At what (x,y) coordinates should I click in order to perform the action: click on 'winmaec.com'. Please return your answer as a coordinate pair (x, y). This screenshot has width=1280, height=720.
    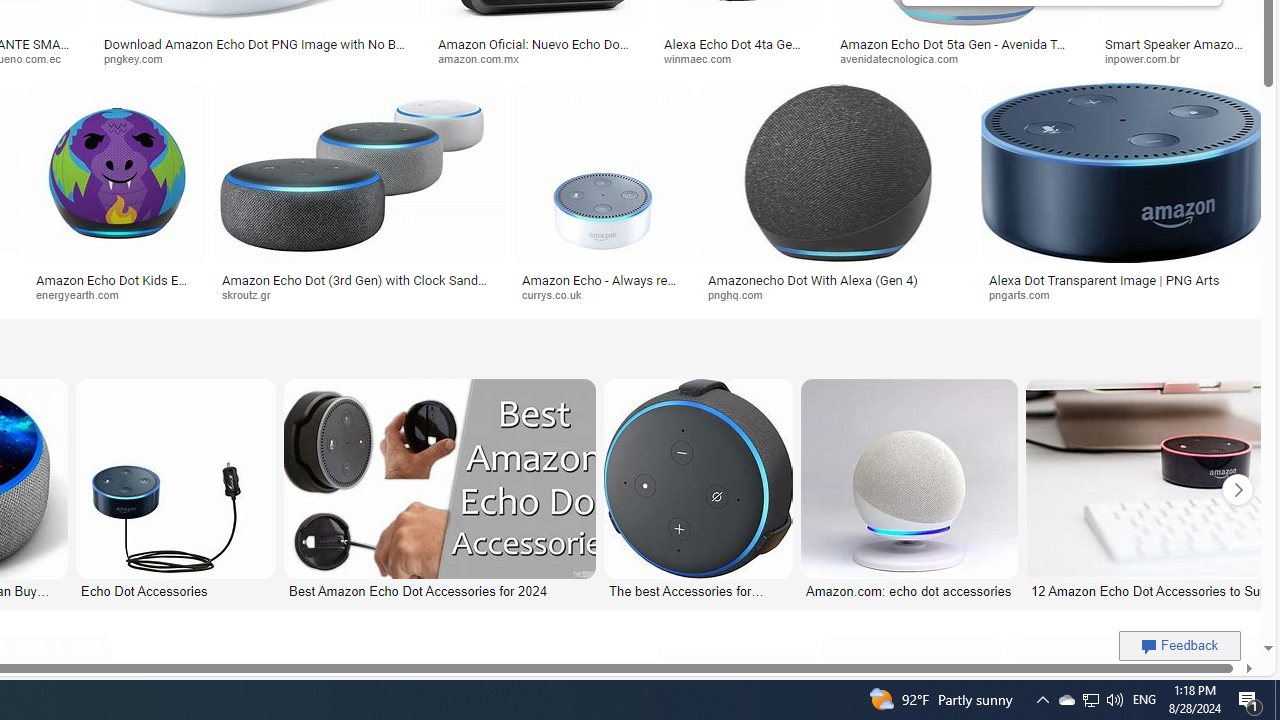
    Looking at the image, I should click on (739, 58).